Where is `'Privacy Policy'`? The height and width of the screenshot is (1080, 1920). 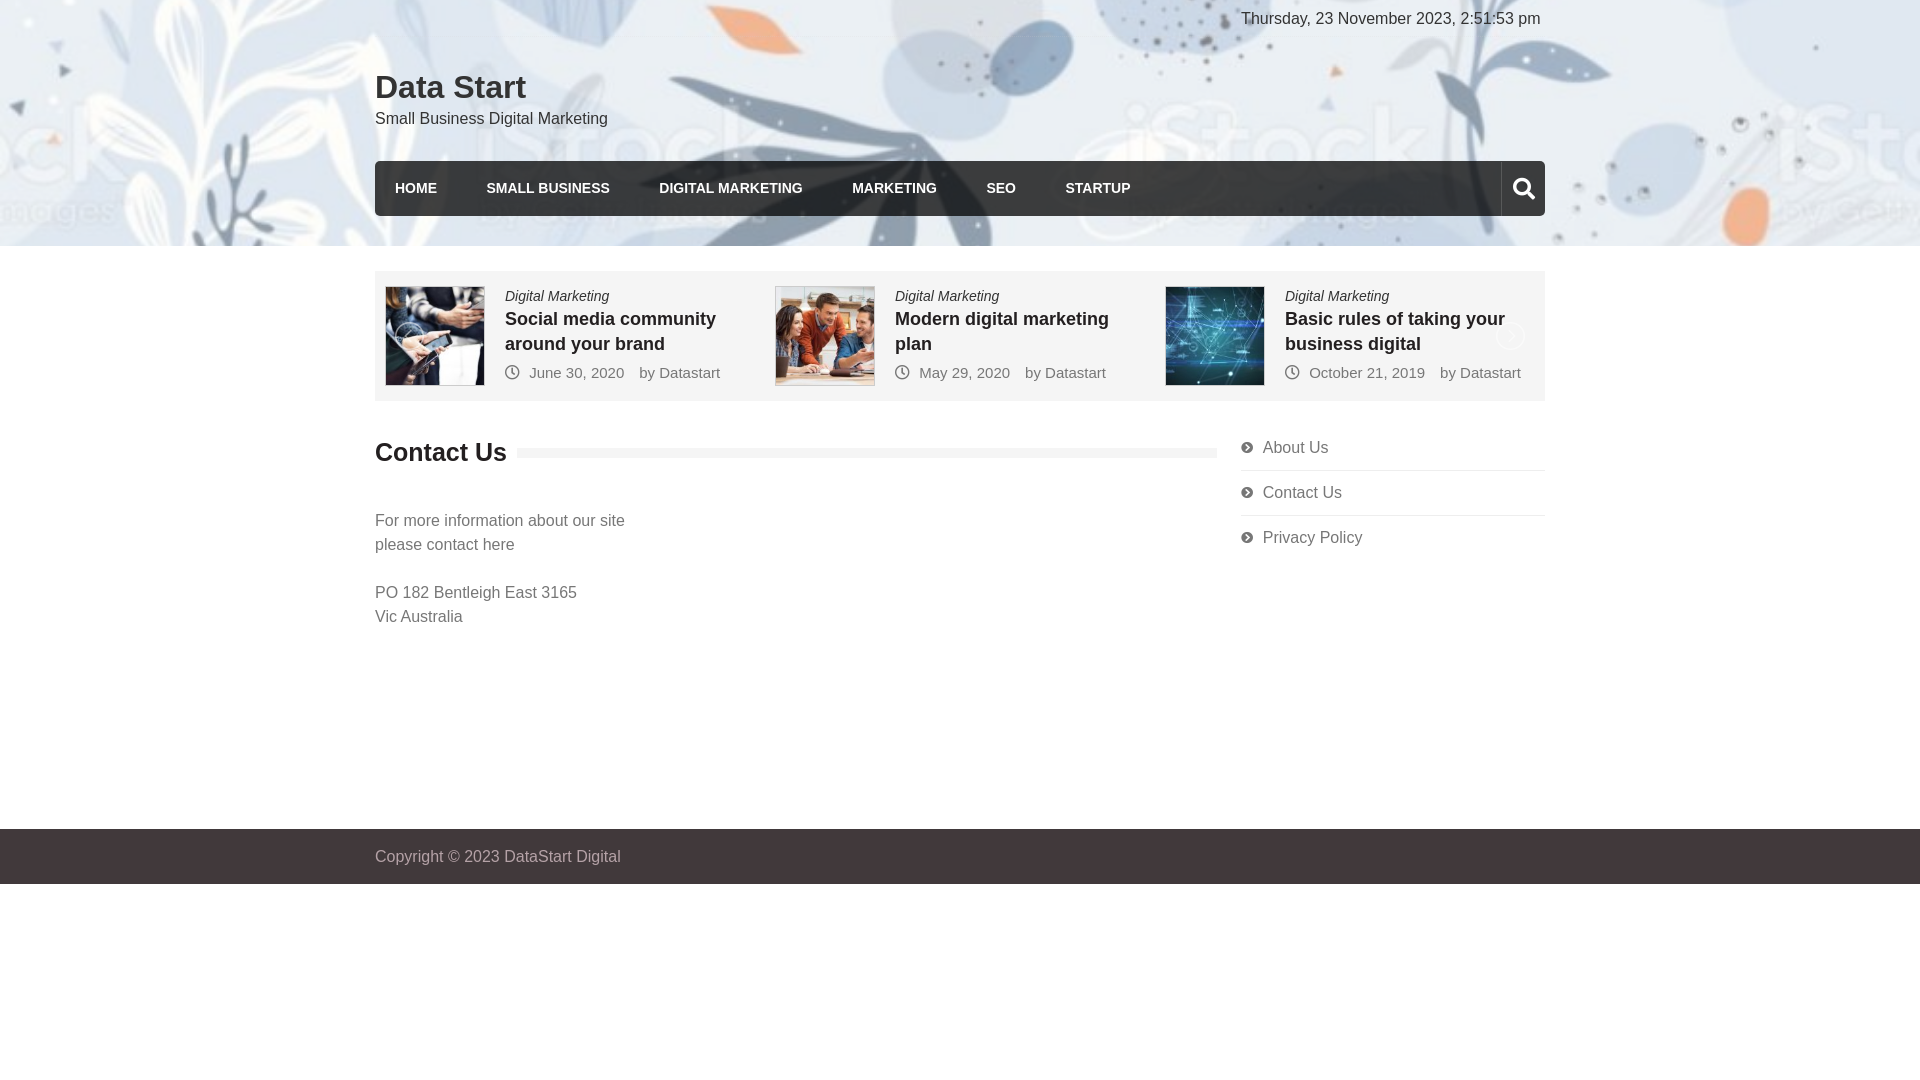
'Privacy Policy' is located at coordinates (1313, 536).